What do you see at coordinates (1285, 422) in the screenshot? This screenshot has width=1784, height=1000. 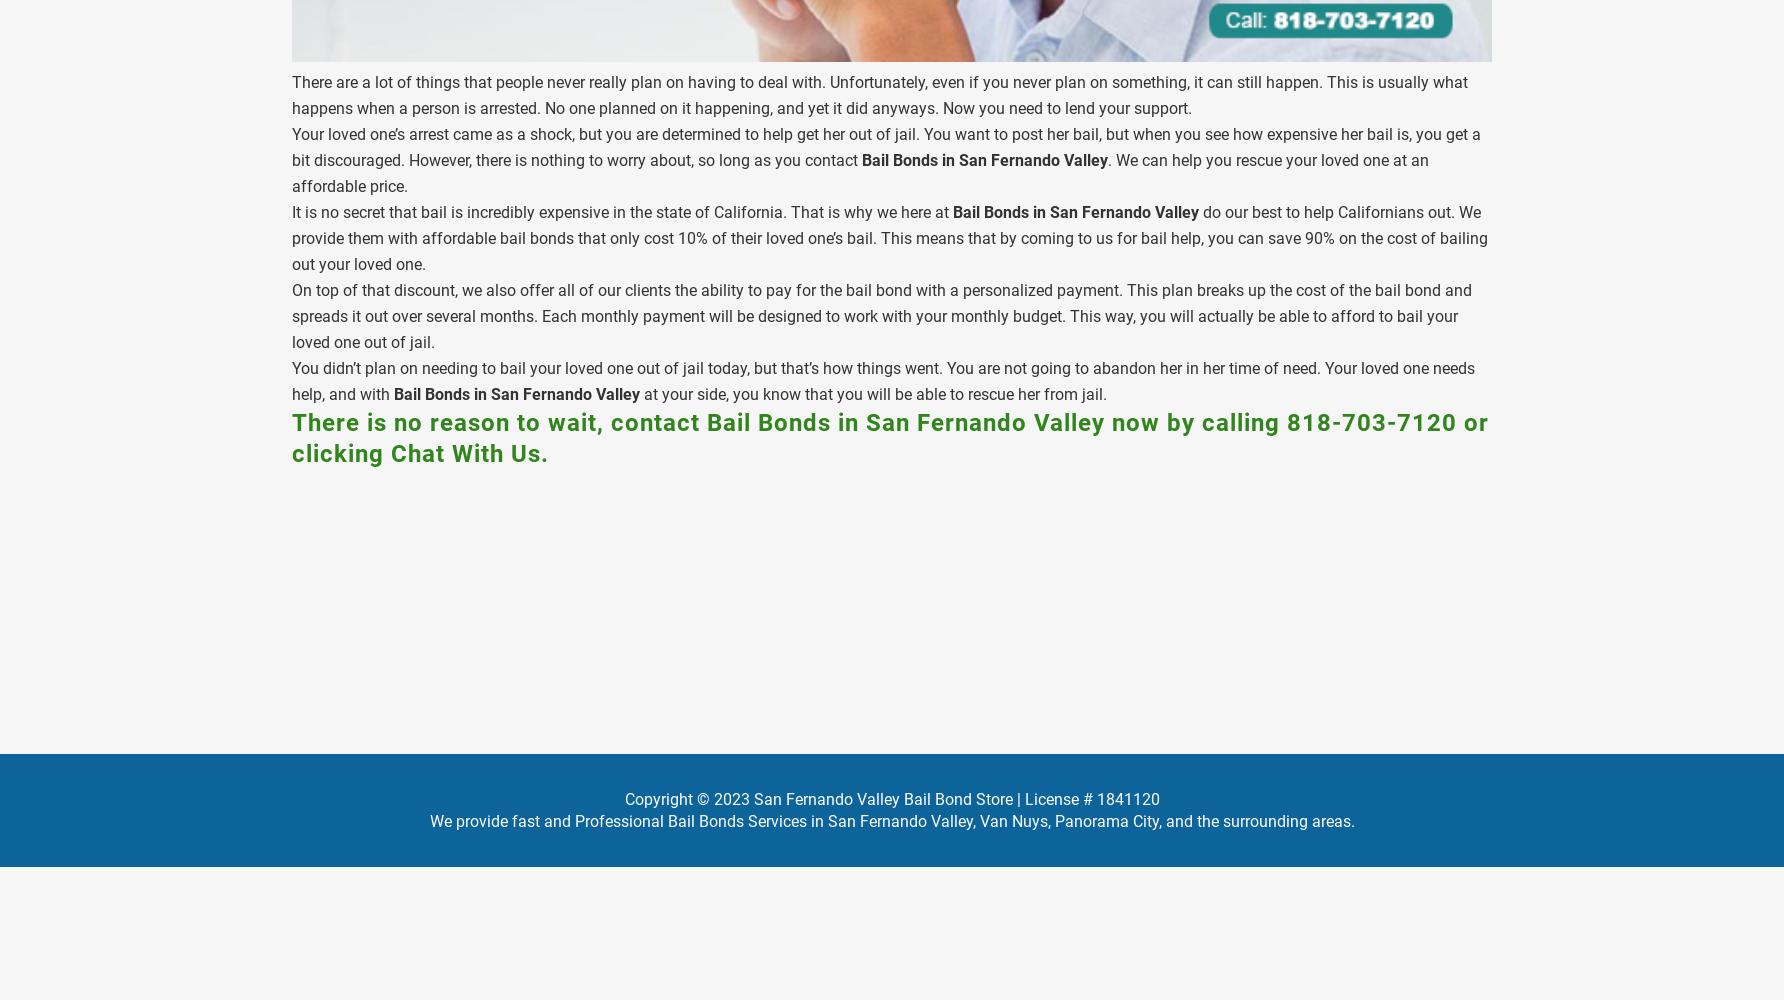 I see `'818-703-7120'` at bounding box center [1285, 422].